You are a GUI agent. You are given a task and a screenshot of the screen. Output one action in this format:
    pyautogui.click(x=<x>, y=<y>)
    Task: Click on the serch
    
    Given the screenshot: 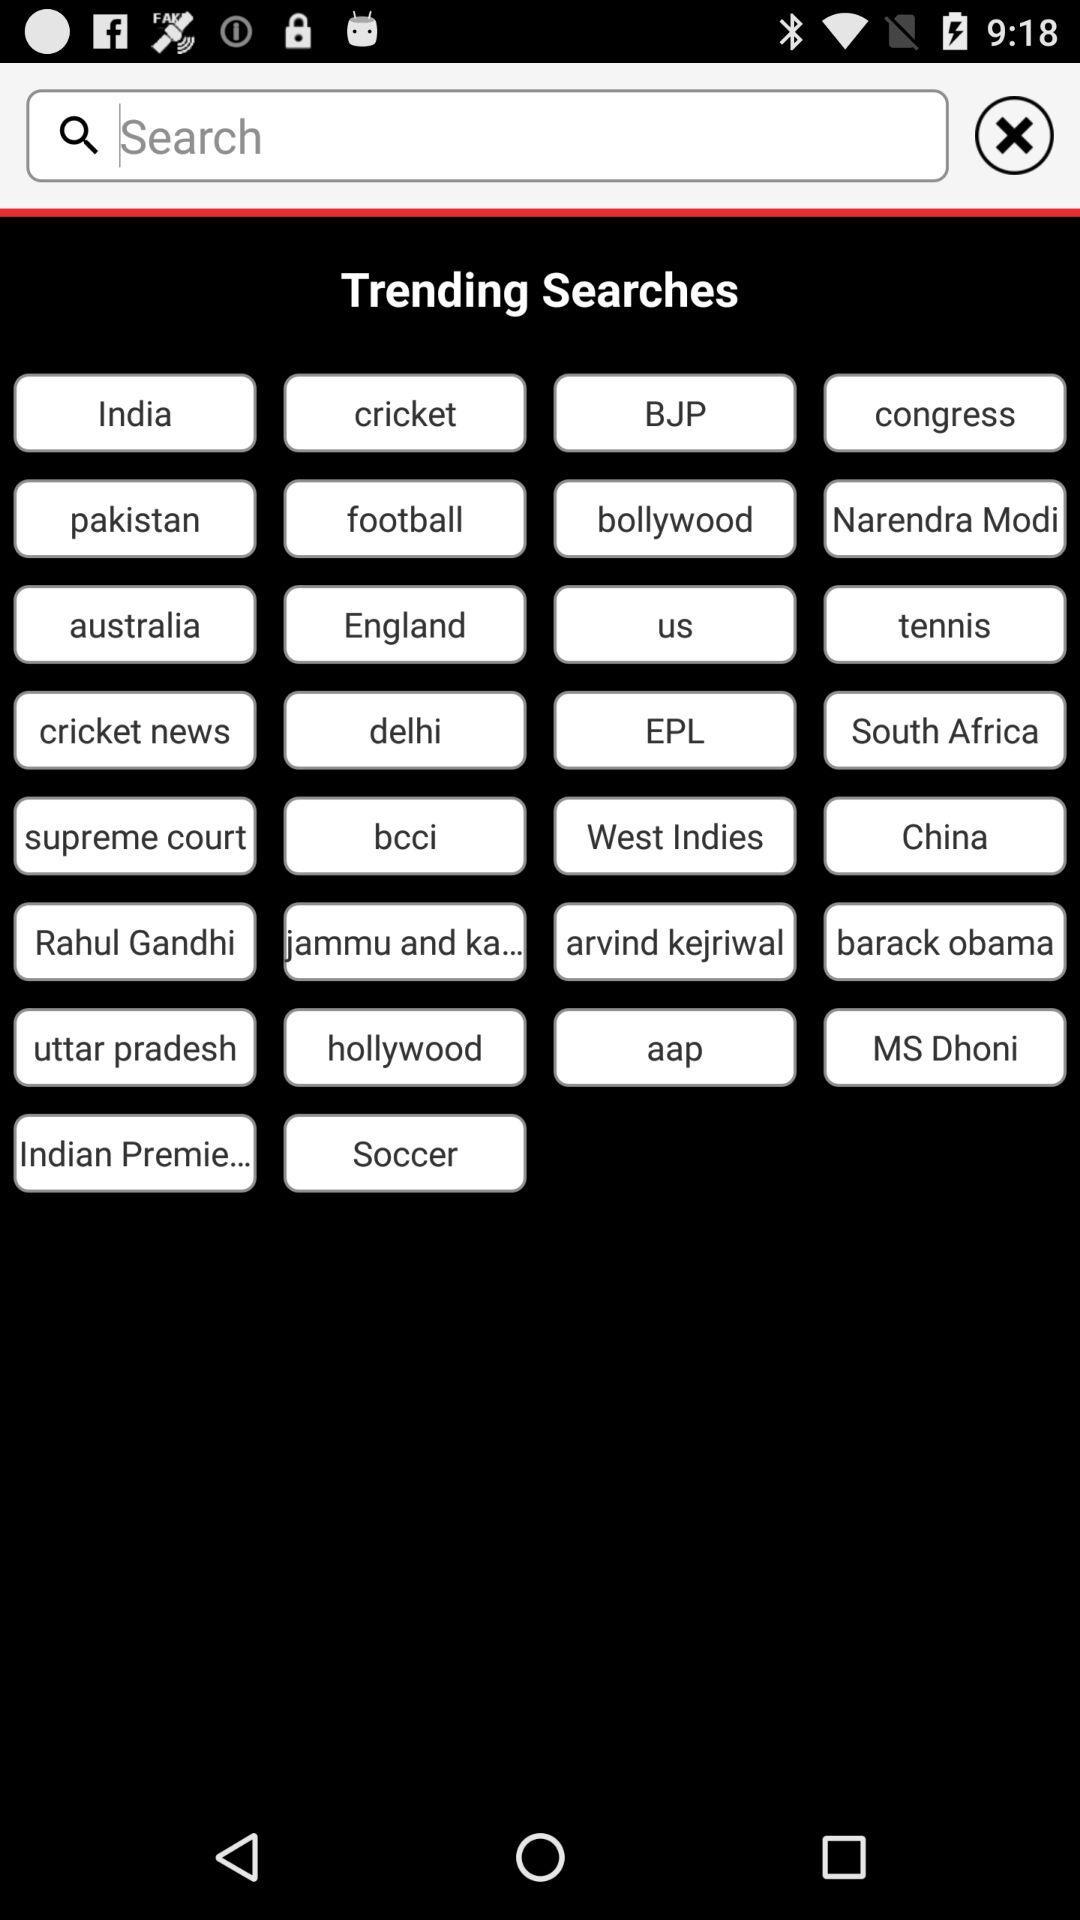 What is the action you would take?
    pyautogui.click(x=526, y=134)
    